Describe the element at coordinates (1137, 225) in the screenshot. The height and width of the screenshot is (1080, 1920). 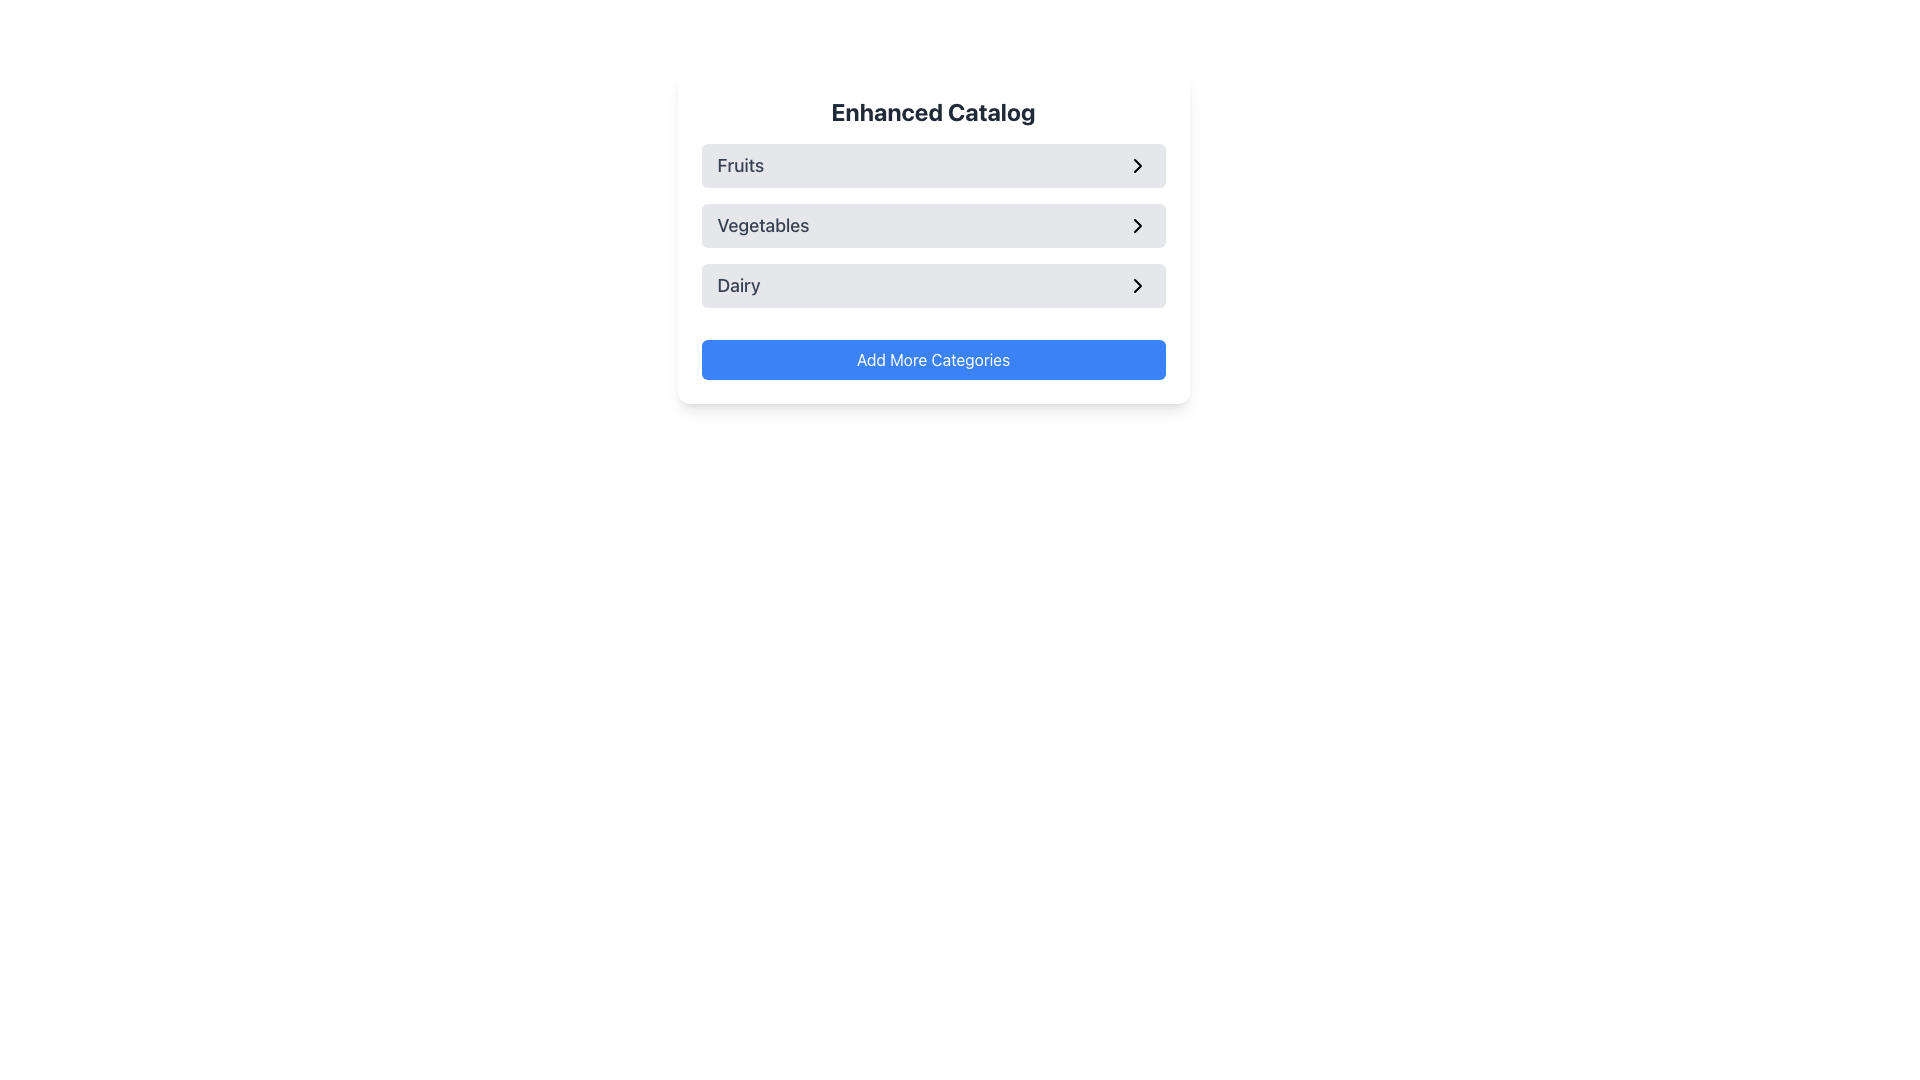
I see `the interactive 'Vegetables' icon located to the far right of the 'Vegetables' text in the second item of the vertical list` at that location.